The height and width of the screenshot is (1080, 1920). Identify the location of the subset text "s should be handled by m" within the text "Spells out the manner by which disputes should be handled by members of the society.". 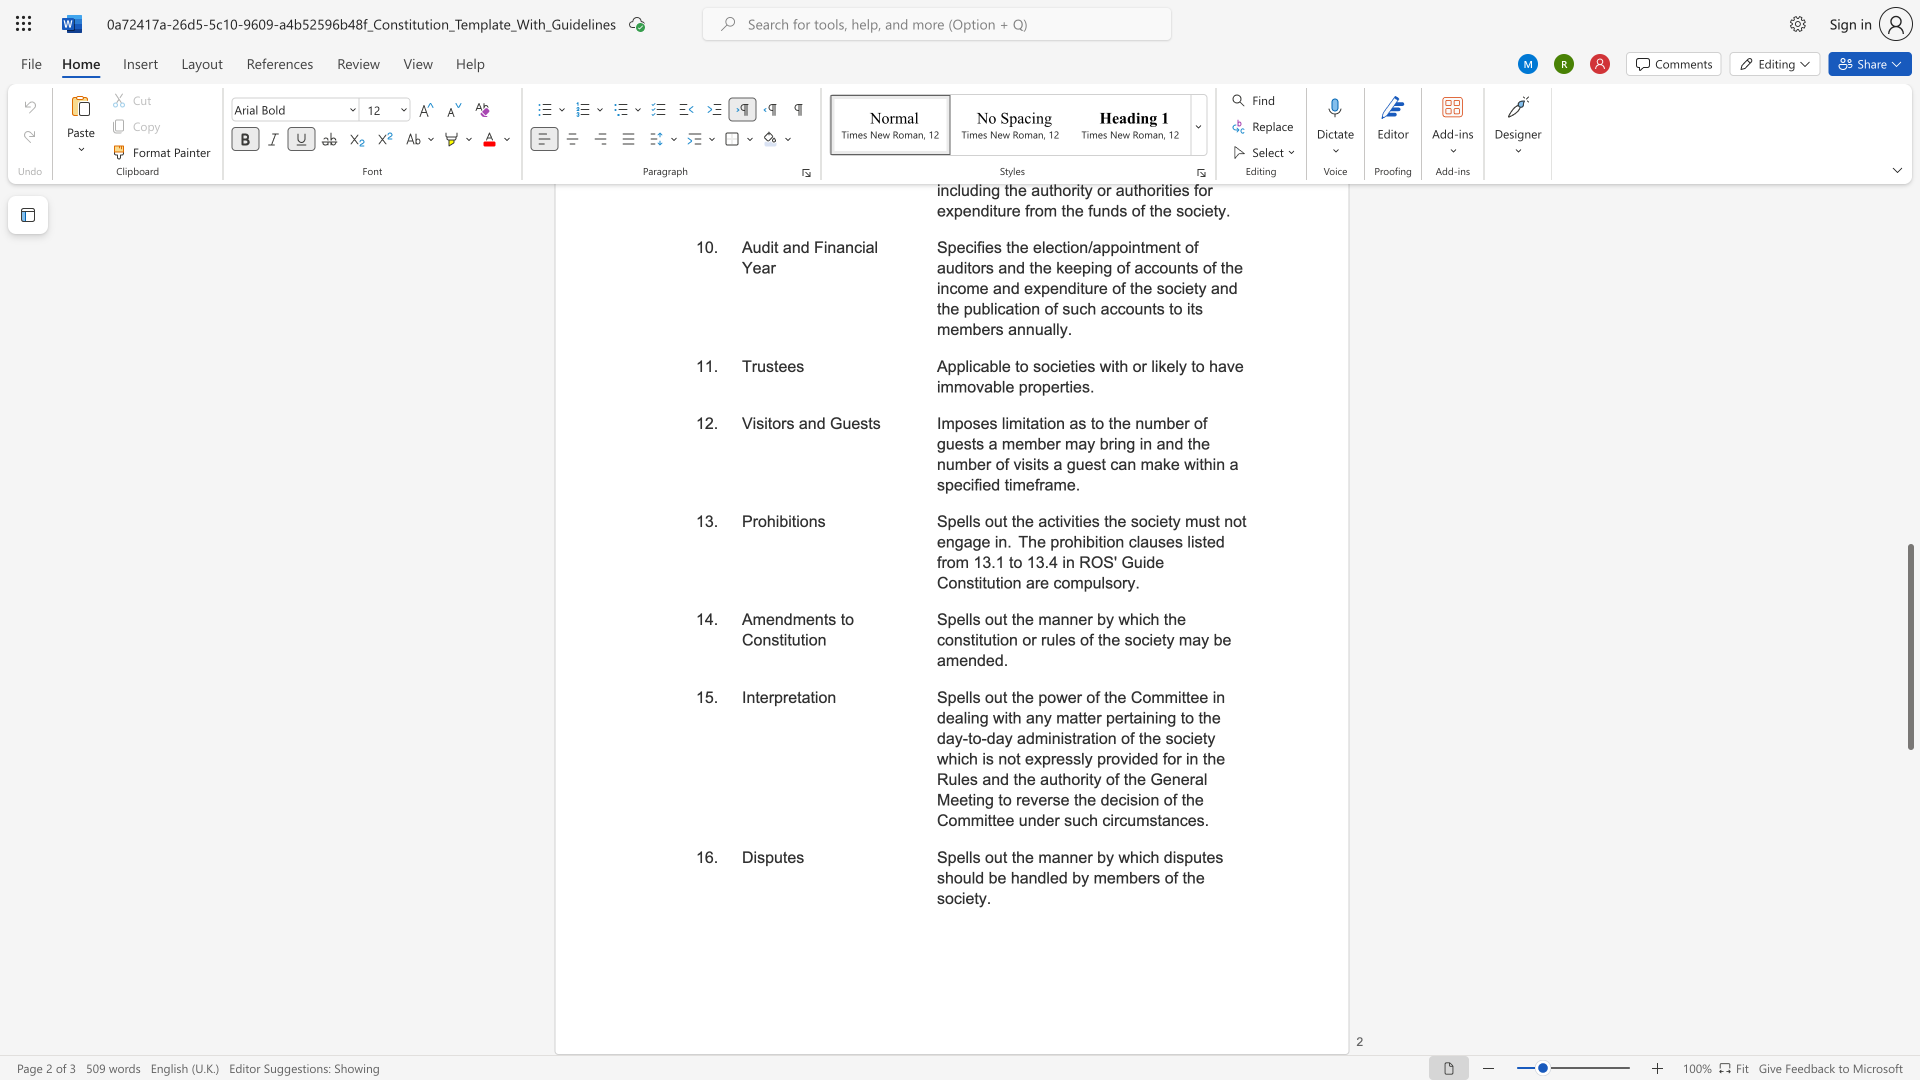
(1214, 856).